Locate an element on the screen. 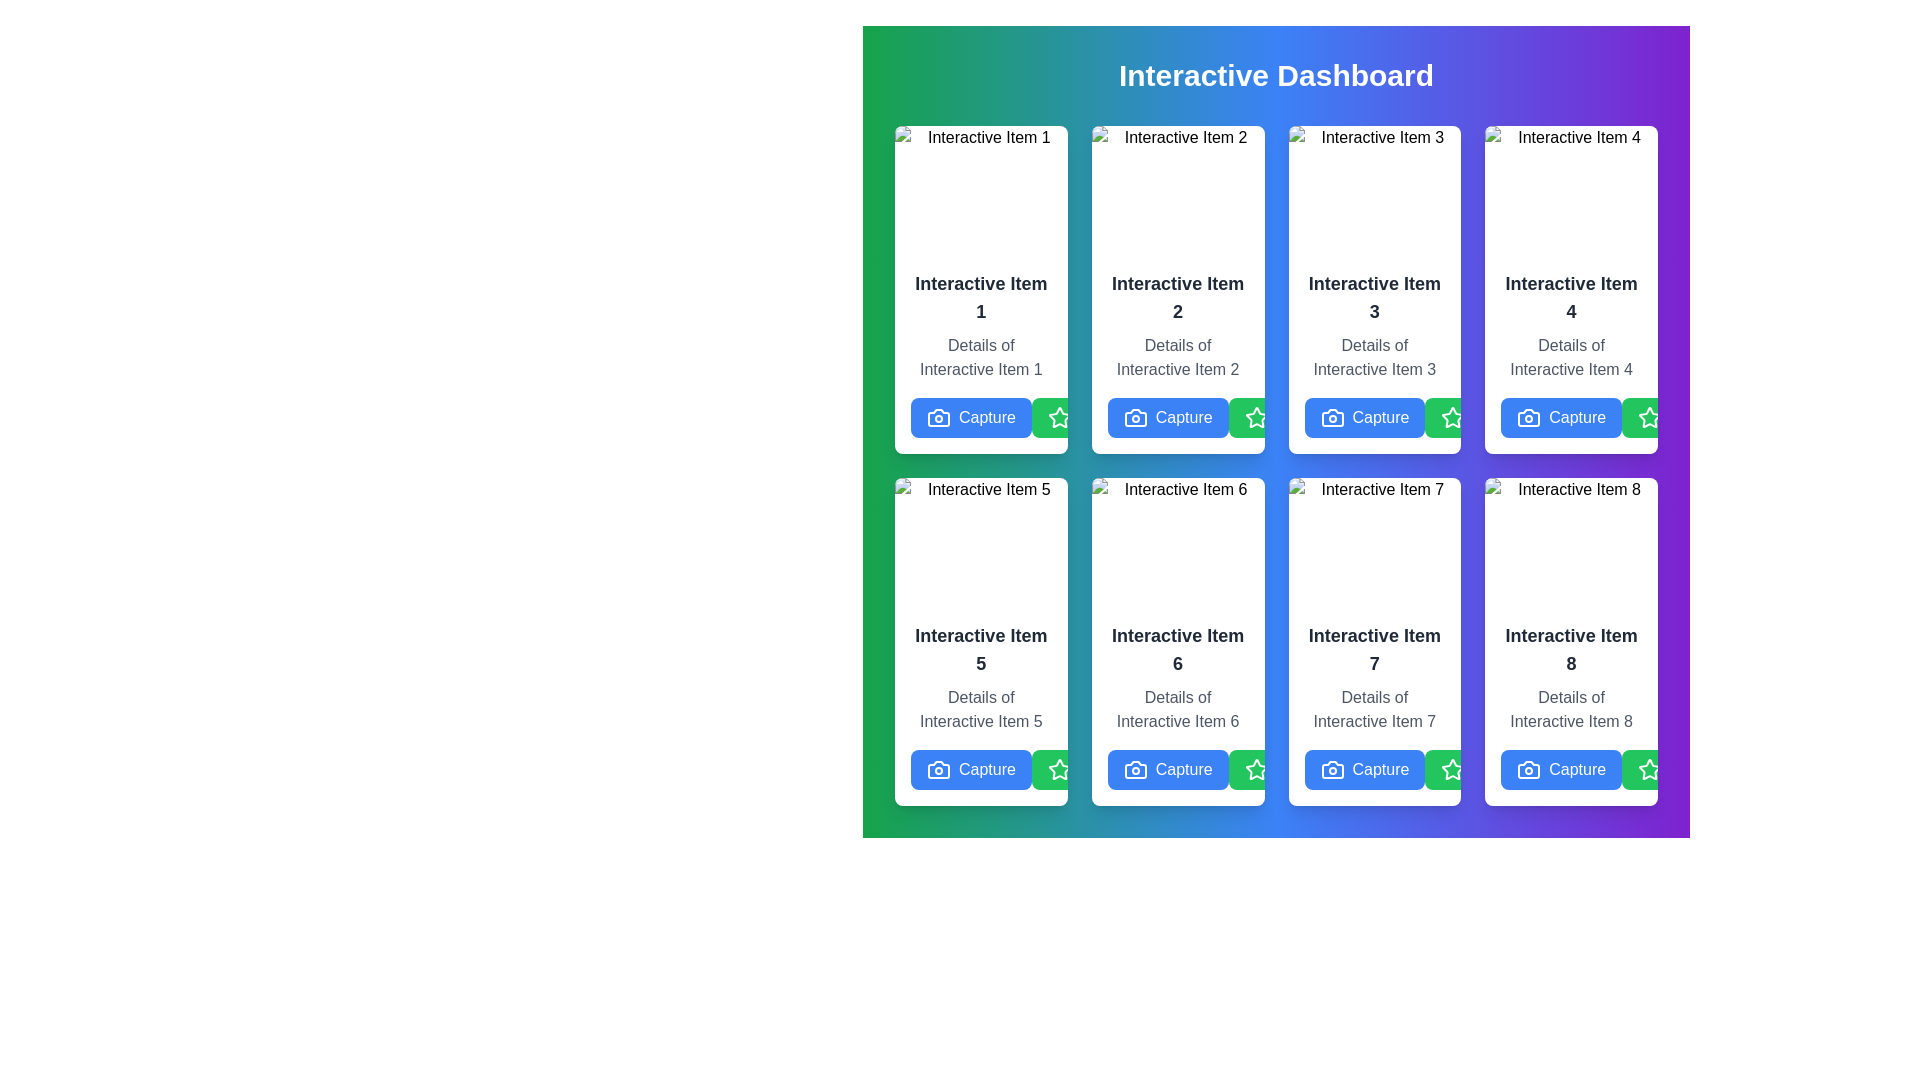 The height and width of the screenshot is (1080, 1920). the 'Capture' button icon located at the bottom right of the interface, specifically within the Interactive Item 8 card, which is to the left of a star icon is located at coordinates (1528, 769).